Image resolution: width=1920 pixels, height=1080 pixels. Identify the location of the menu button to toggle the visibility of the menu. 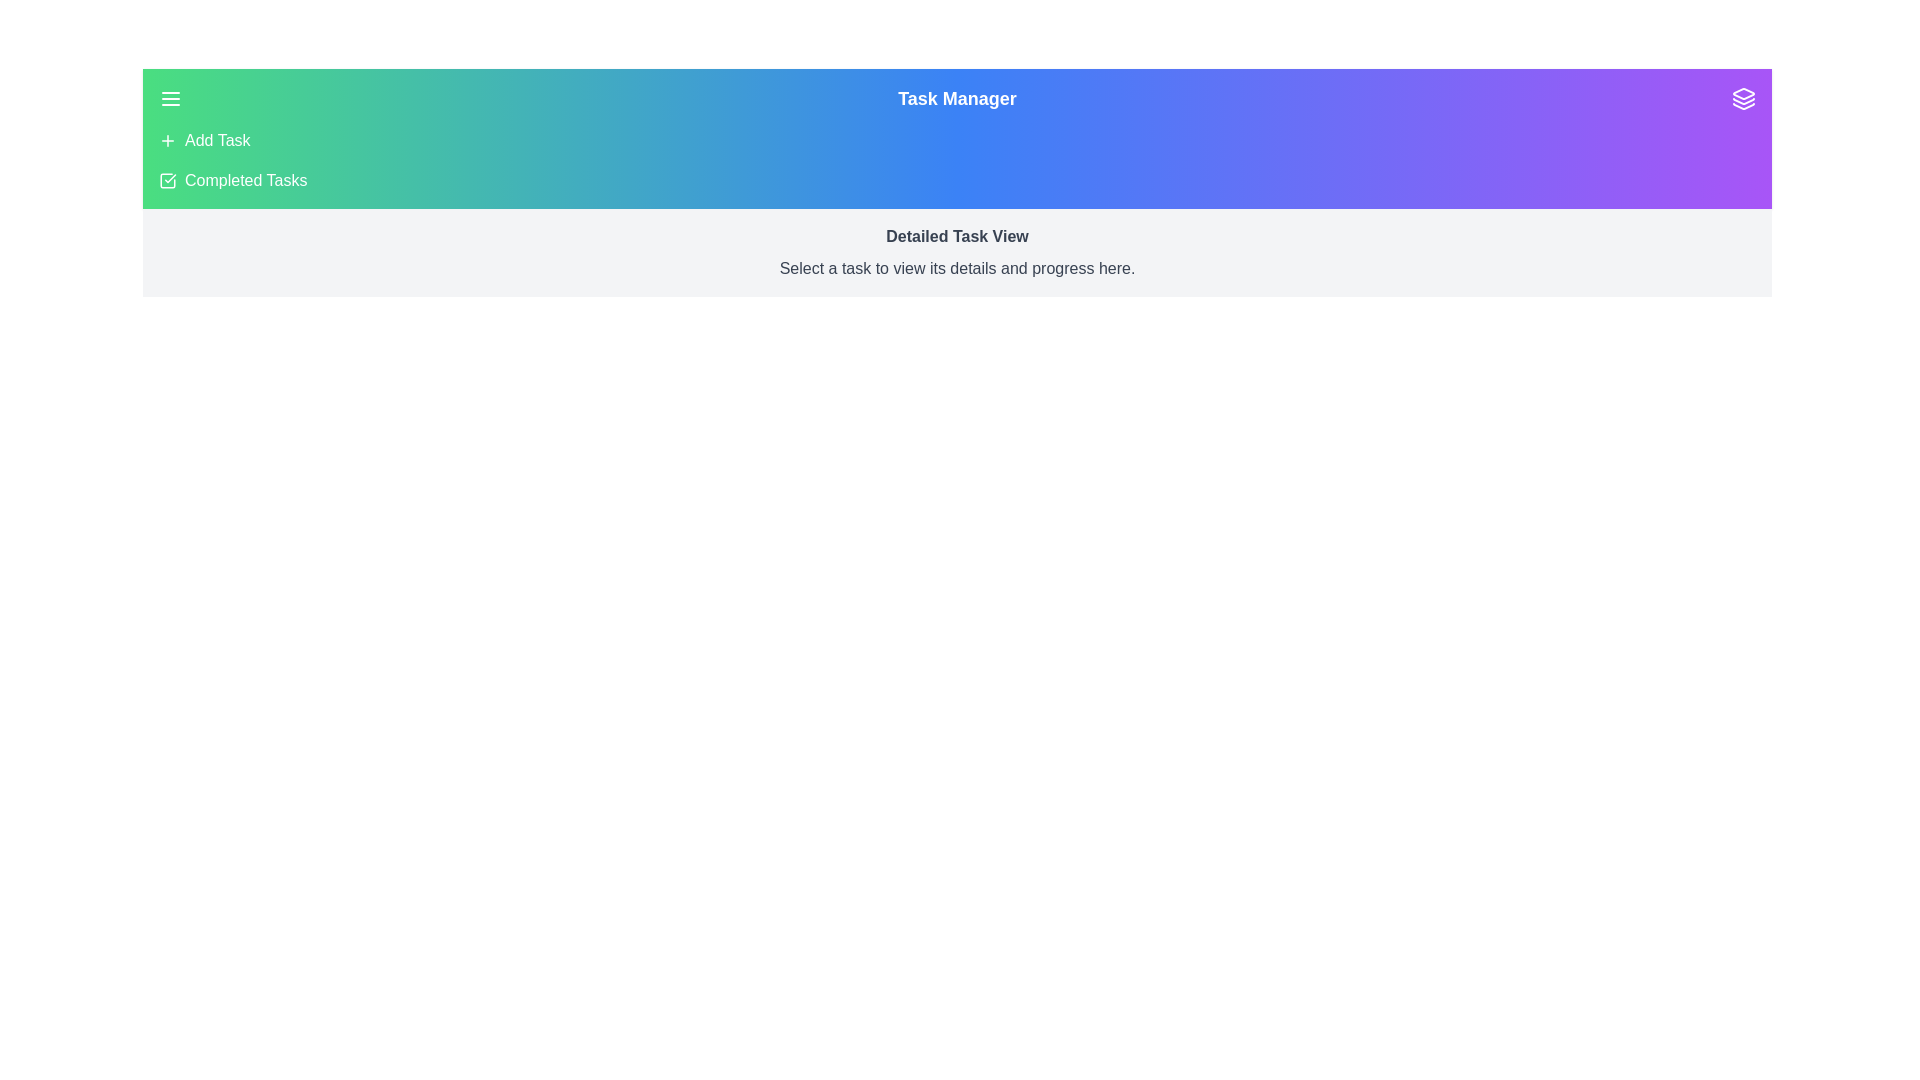
(171, 99).